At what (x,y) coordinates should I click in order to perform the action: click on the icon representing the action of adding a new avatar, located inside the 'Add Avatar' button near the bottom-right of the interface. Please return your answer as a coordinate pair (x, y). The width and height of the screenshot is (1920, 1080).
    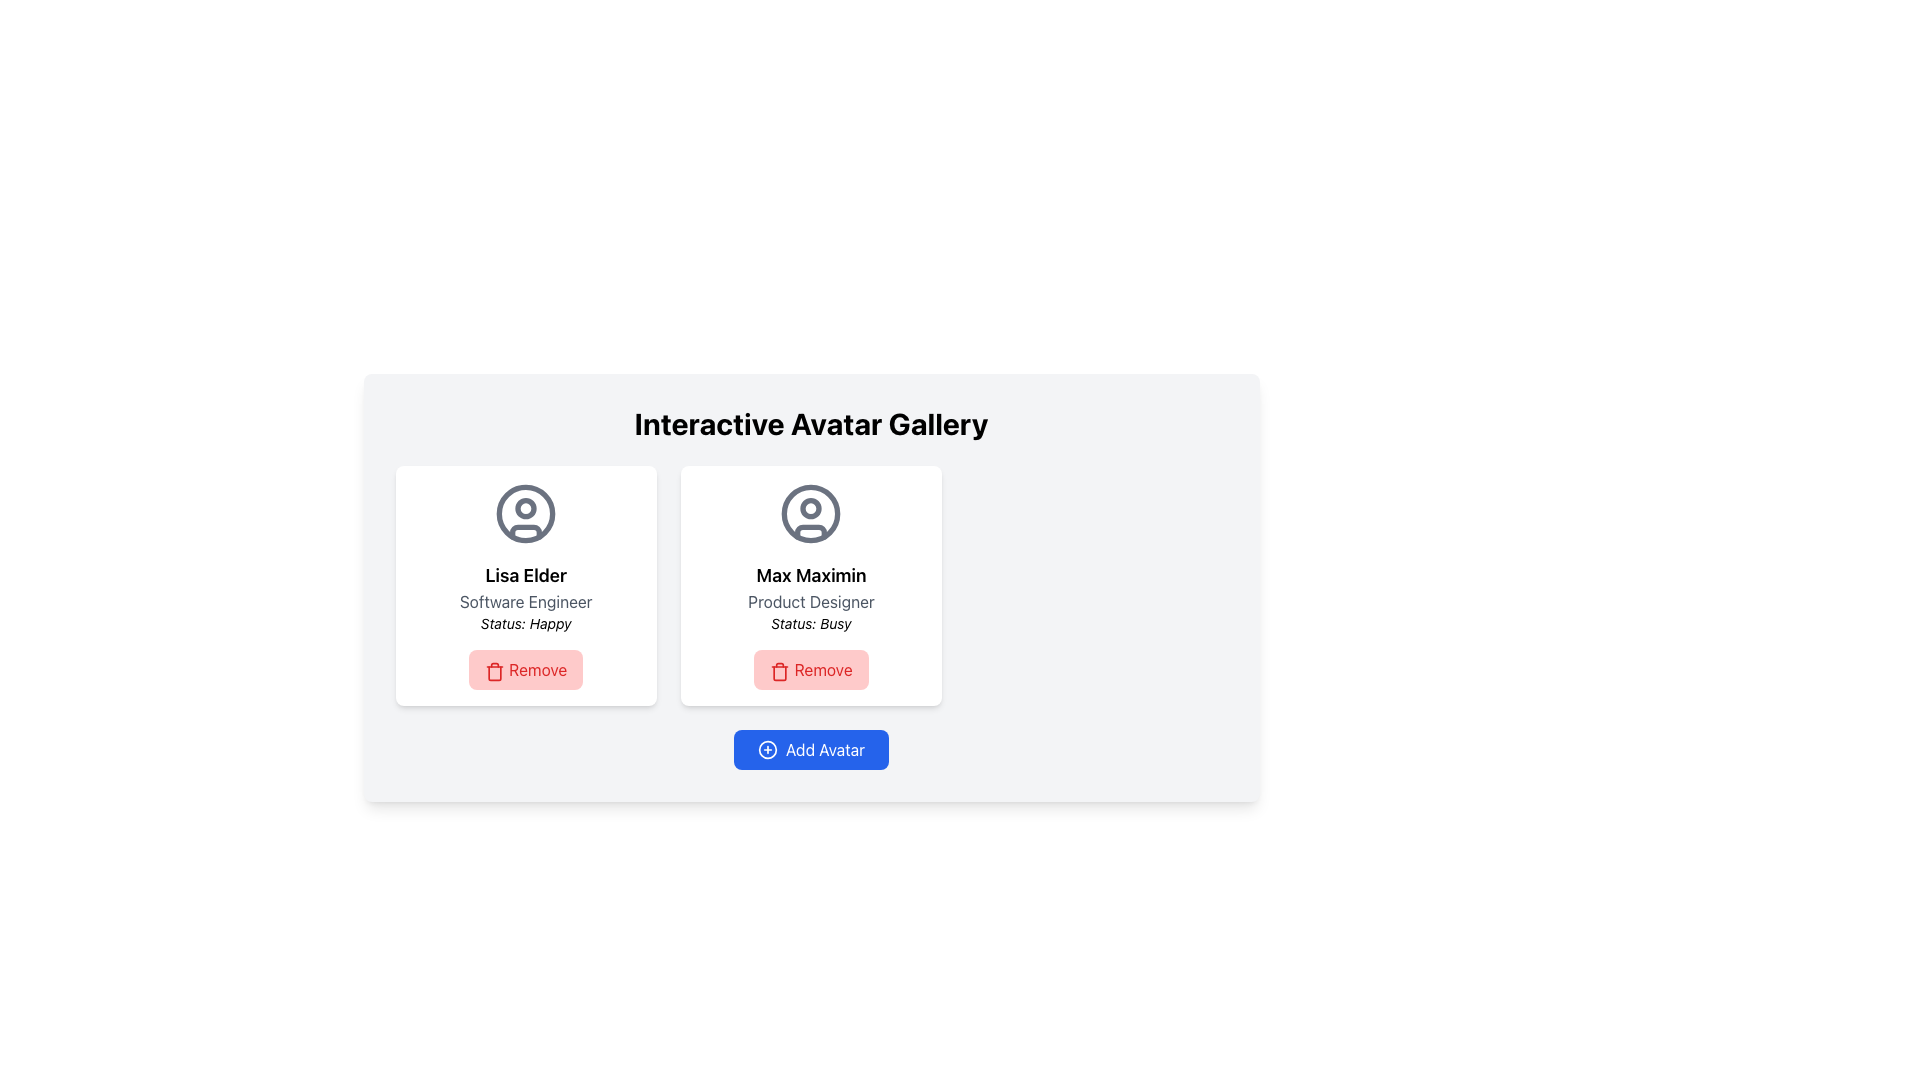
    Looking at the image, I should click on (767, 749).